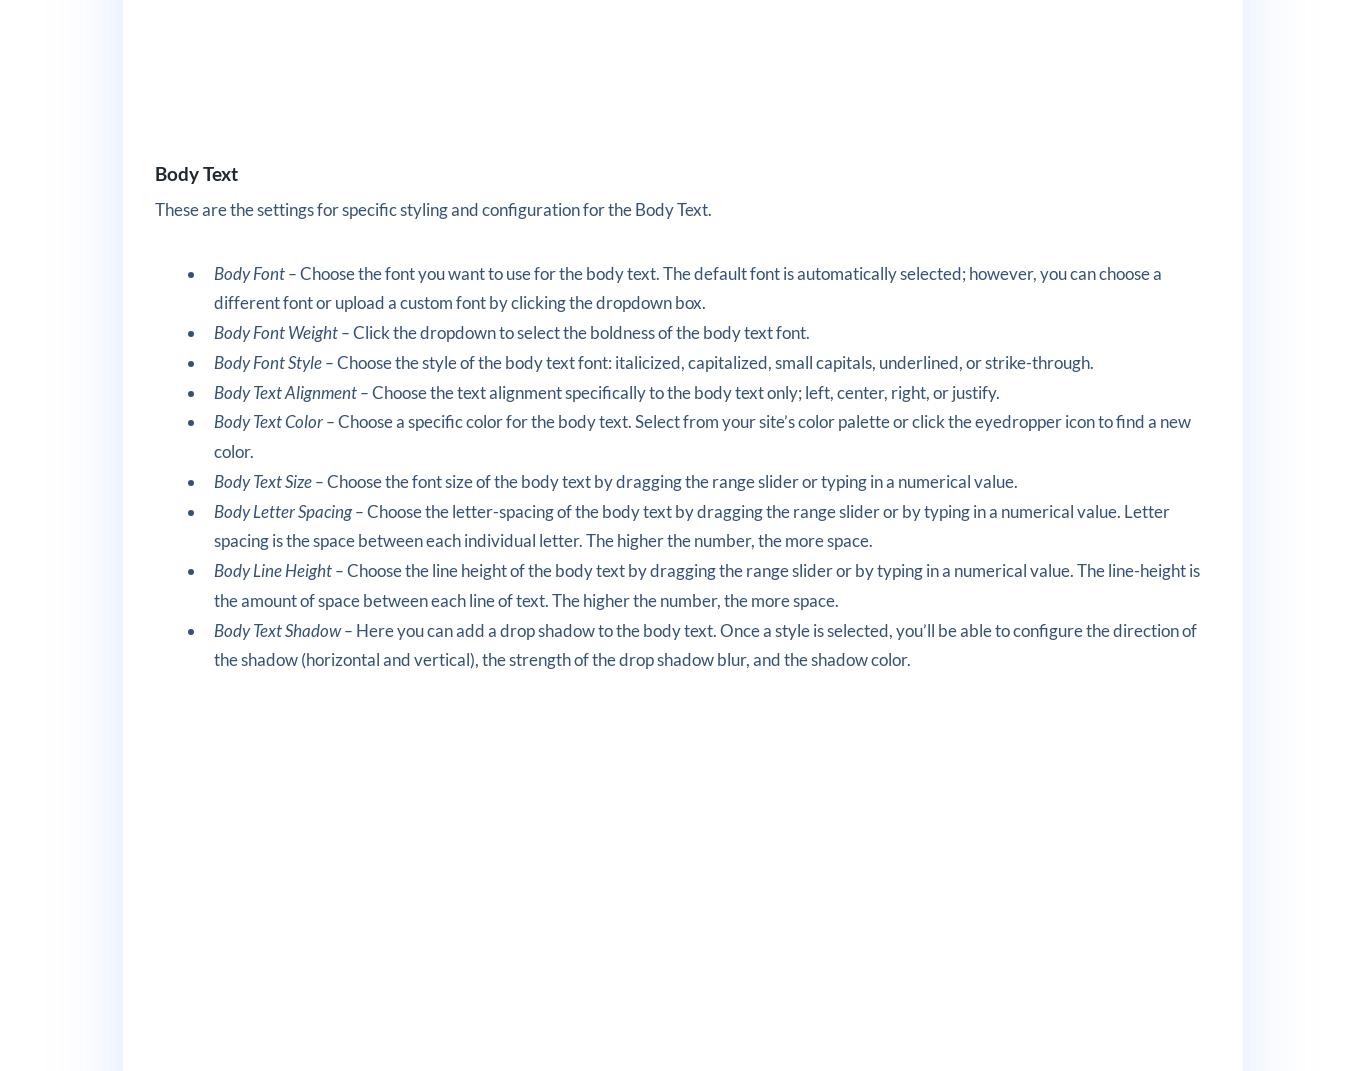 This screenshot has width=1366, height=1071. I want to click on 'Body Text Shadow –', so click(284, 628).